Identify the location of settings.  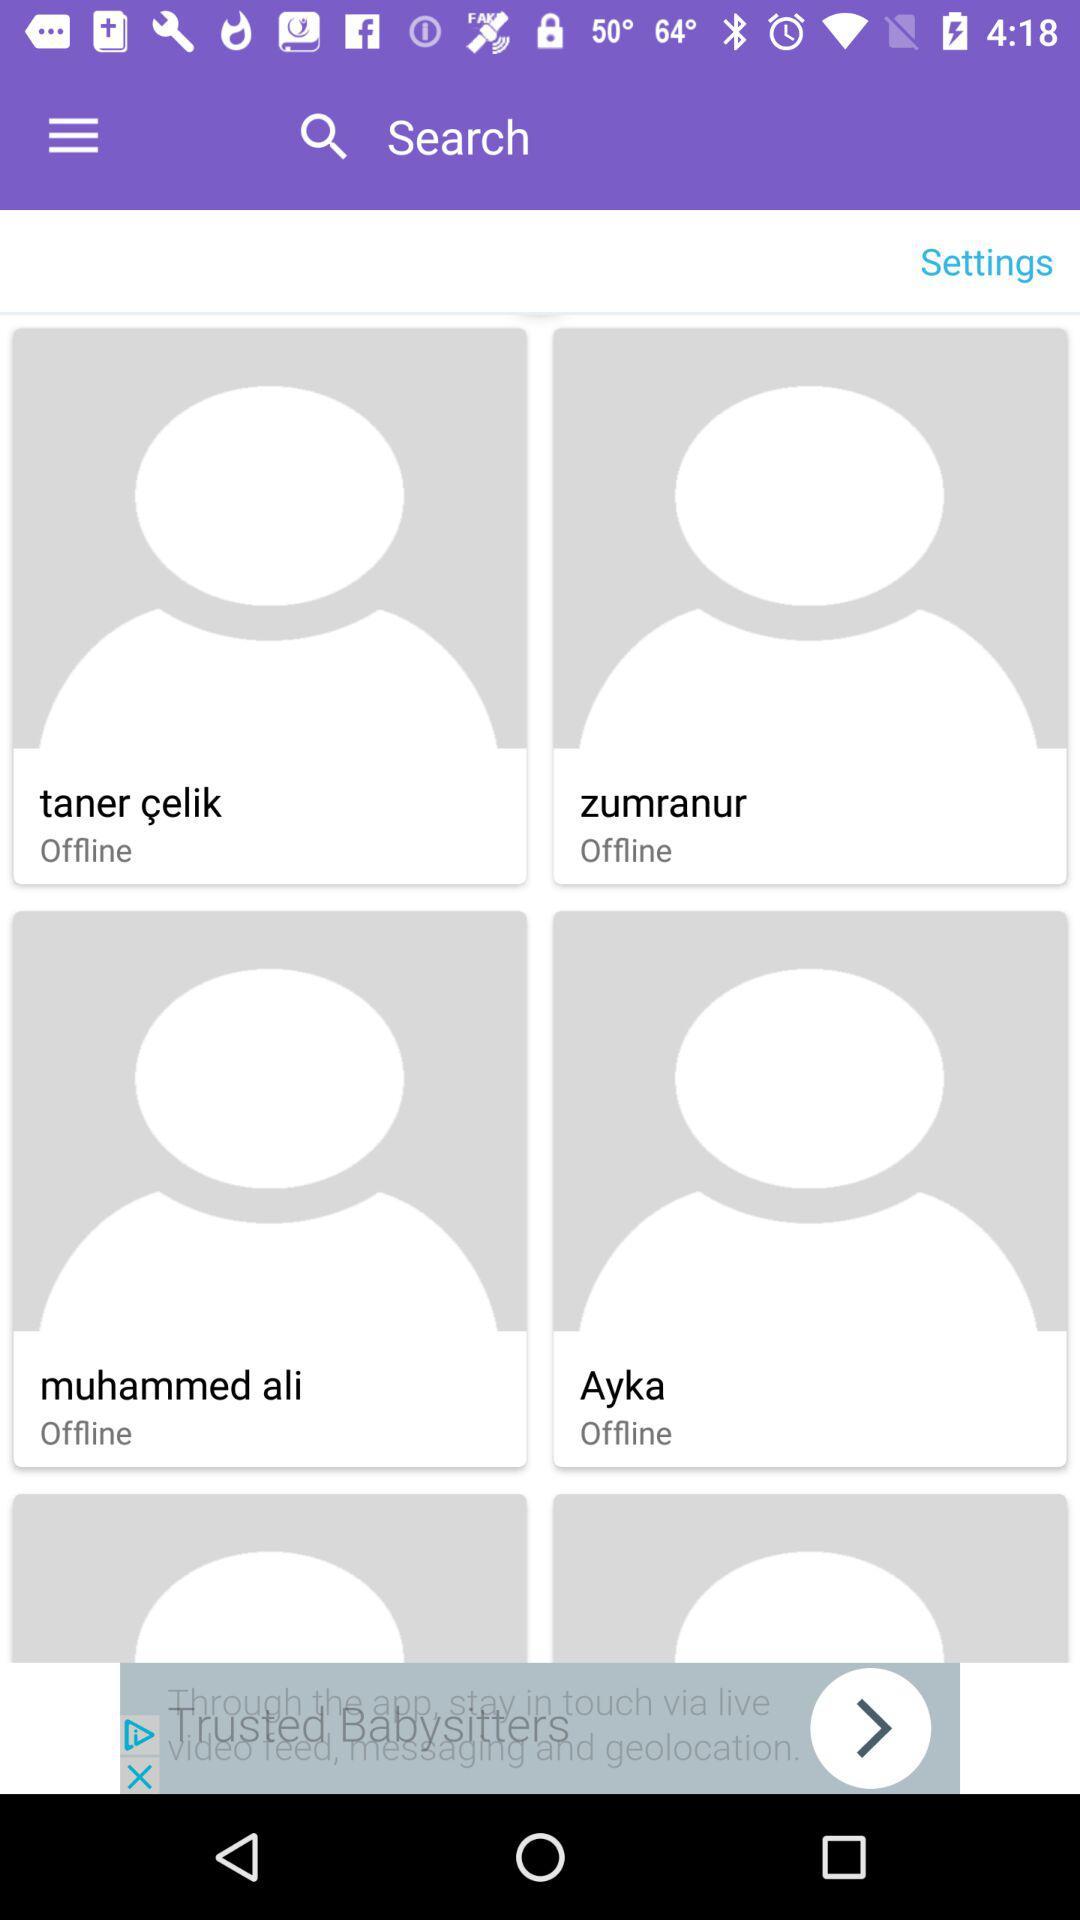
(986, 259).